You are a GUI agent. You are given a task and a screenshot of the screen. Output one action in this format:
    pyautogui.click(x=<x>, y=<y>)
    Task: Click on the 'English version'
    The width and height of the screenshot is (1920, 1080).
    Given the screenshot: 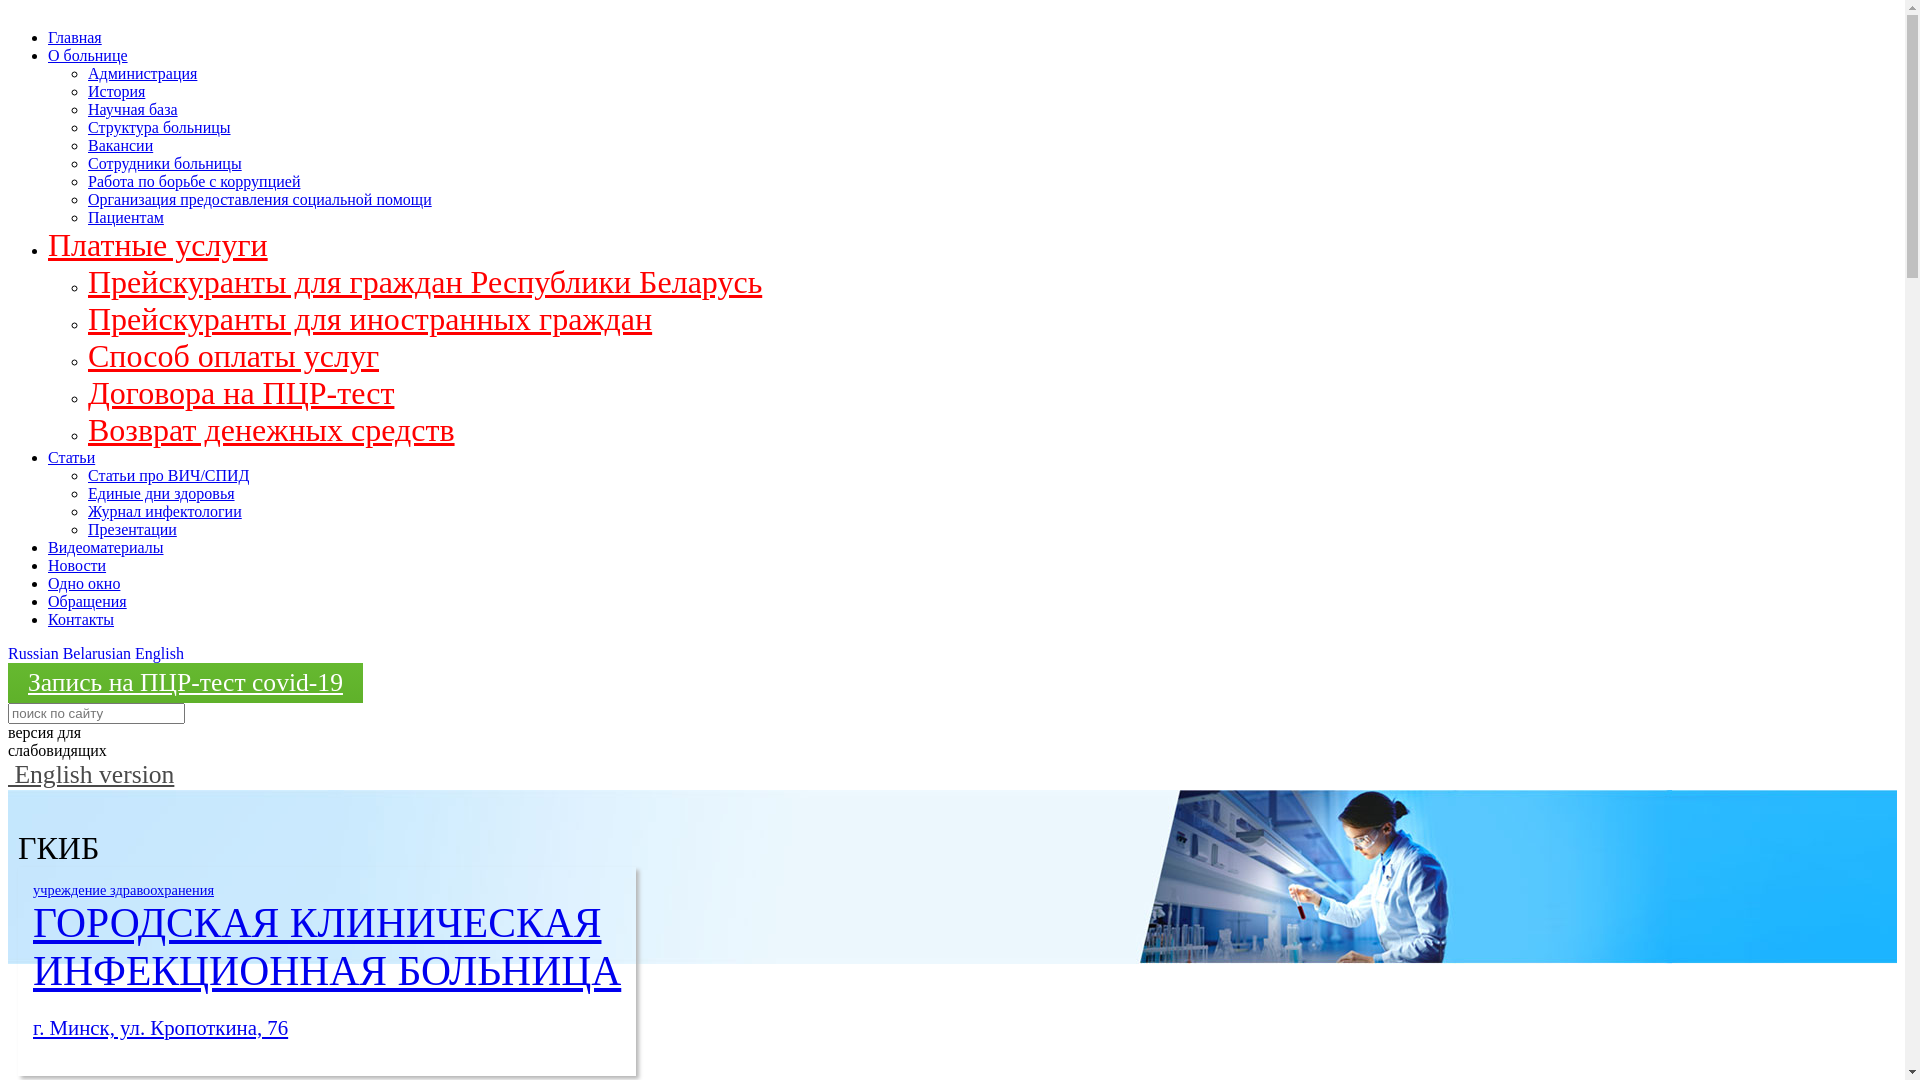 What is the action you would take?
    pyautogui.click(x=90, y=773)
    